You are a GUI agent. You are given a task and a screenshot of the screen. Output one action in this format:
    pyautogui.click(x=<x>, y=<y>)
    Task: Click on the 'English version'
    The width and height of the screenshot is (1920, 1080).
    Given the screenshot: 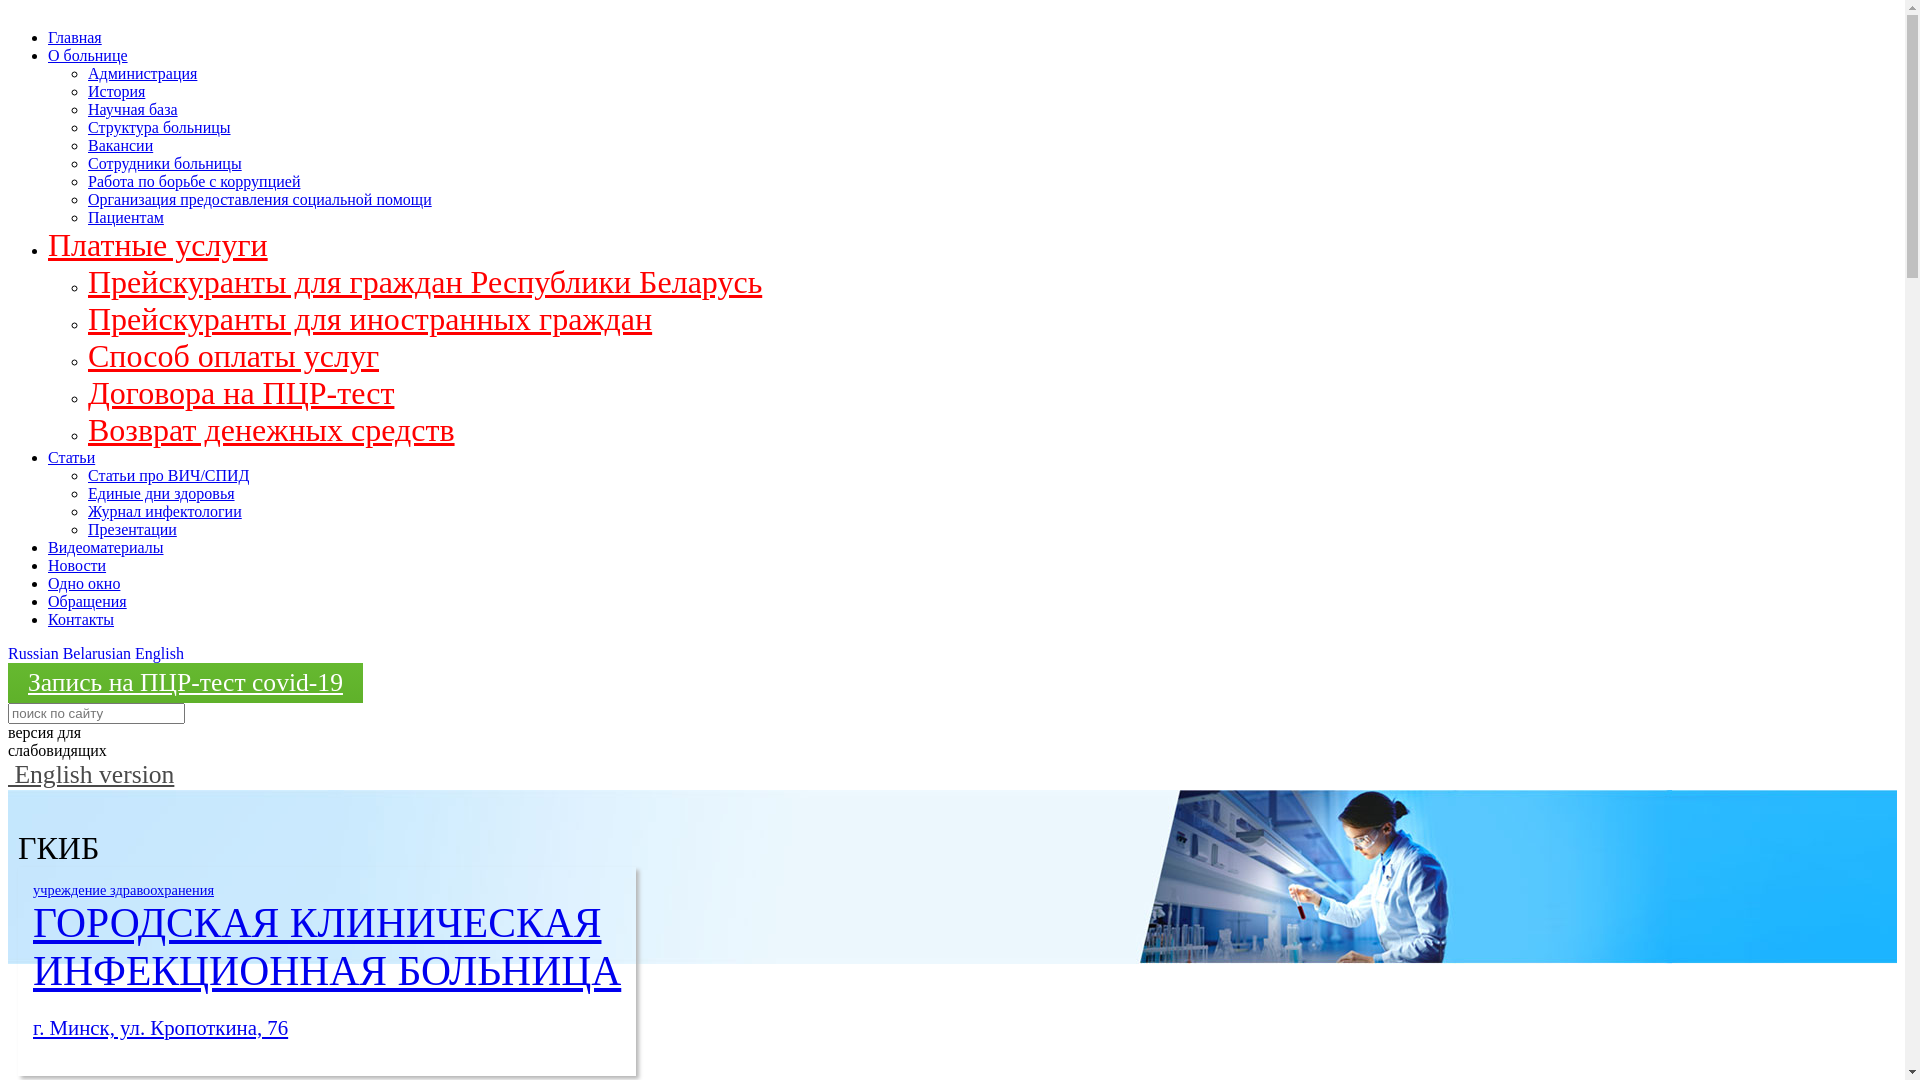 What is the action you would take?
    pyautogui.click(x=90, y=773)
    